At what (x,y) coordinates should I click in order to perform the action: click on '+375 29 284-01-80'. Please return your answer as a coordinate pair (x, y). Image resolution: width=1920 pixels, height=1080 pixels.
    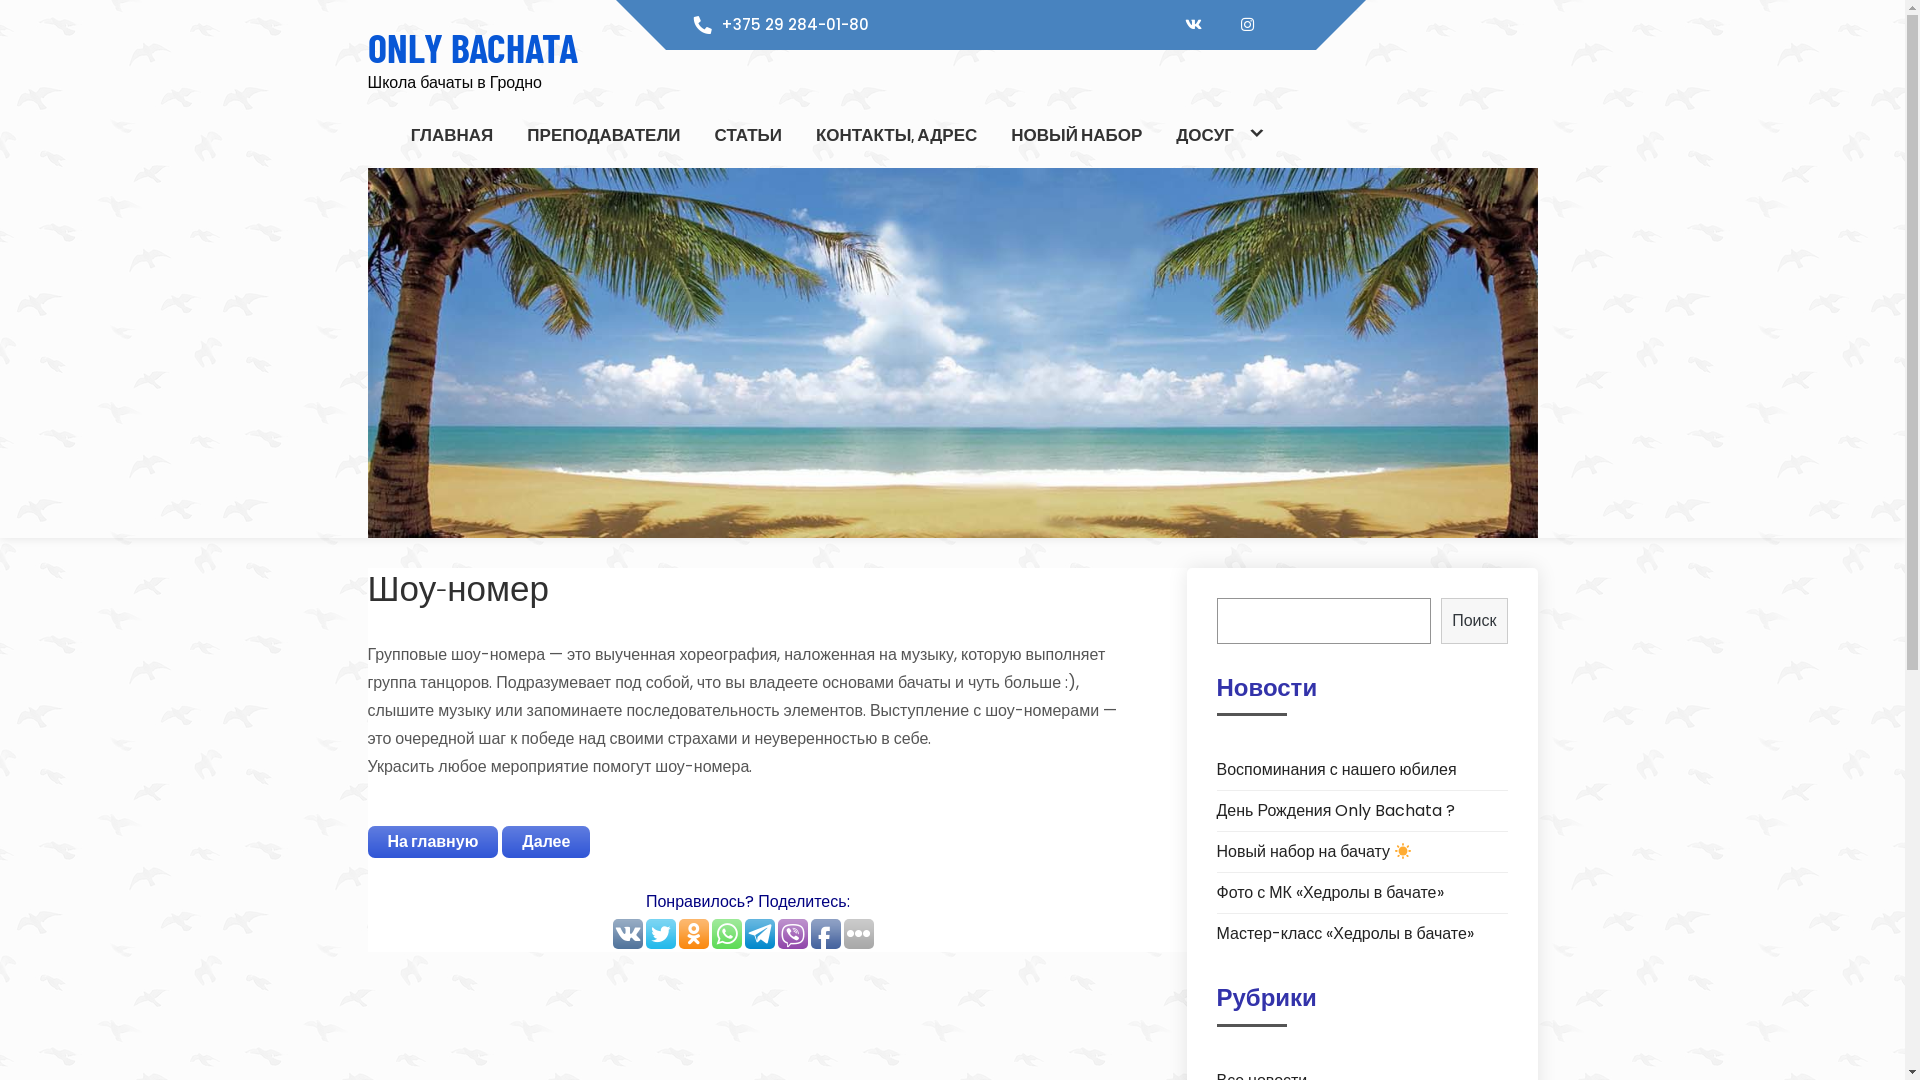
    Looking at the image, I should click on (794, 24).